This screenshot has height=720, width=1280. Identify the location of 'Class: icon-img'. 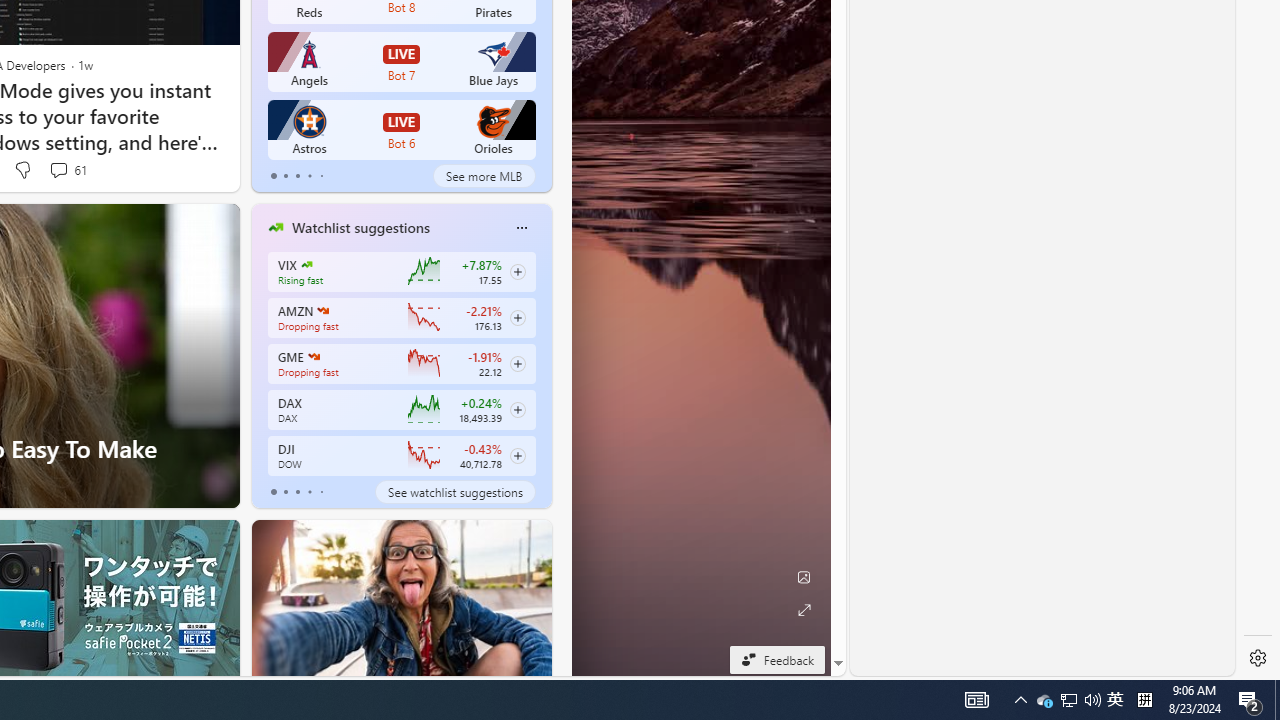
(521, 227).